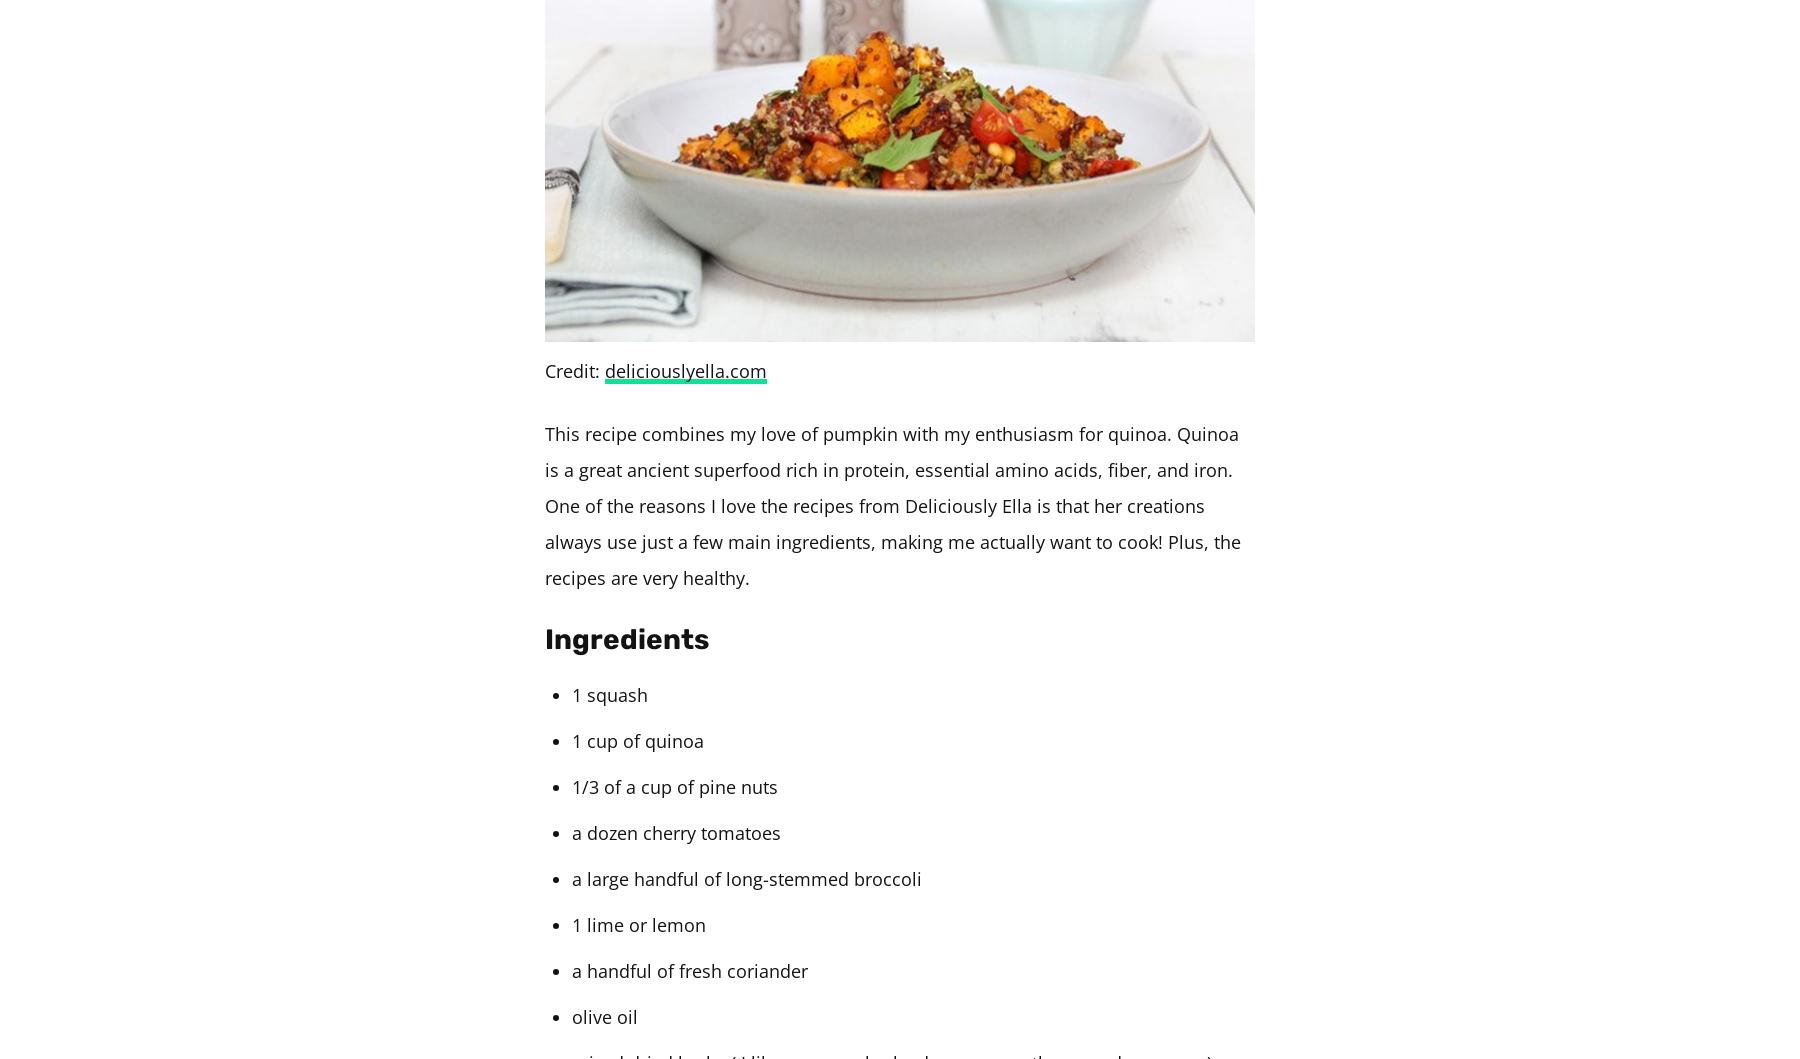 The width and height of the screenshot is (1800, 1059). I want to click on 'Ingredients', so click(626, 639).